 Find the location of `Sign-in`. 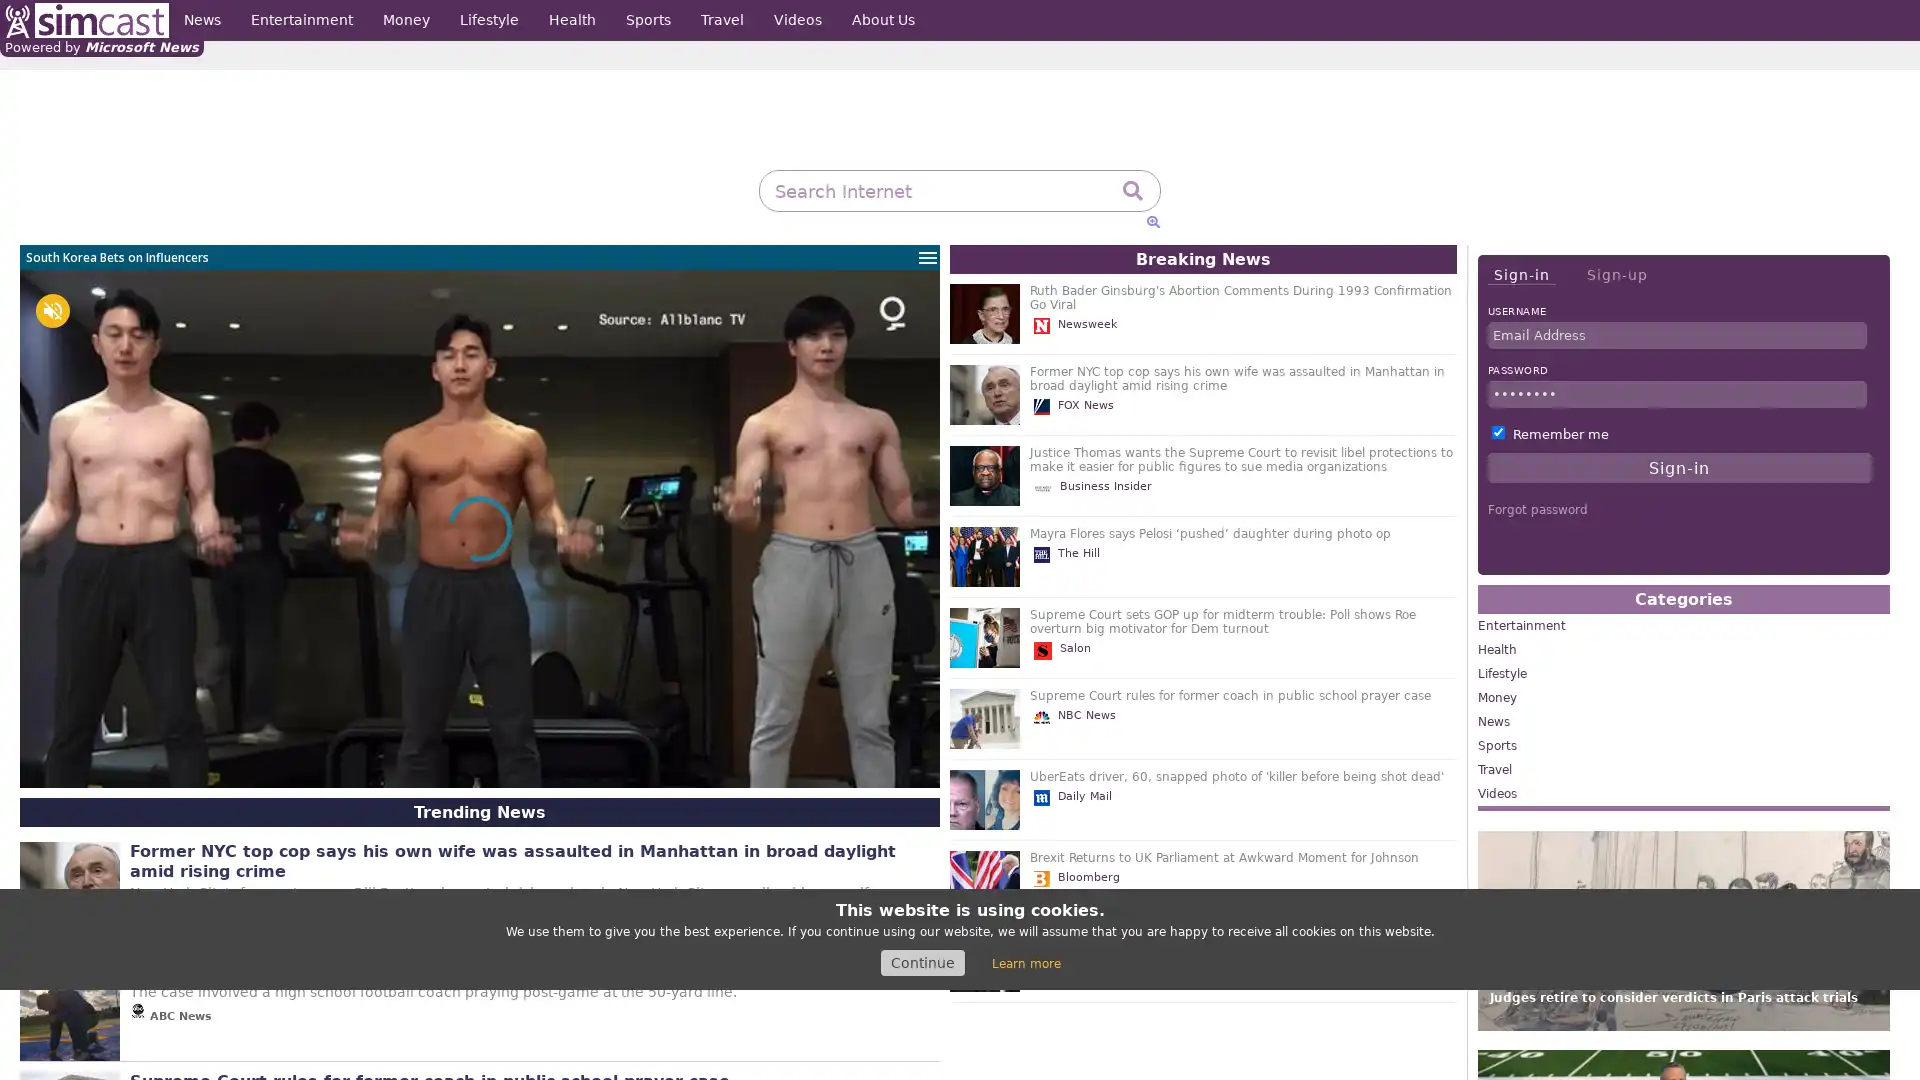

Sign-in is located at coordinates (1679, 467).